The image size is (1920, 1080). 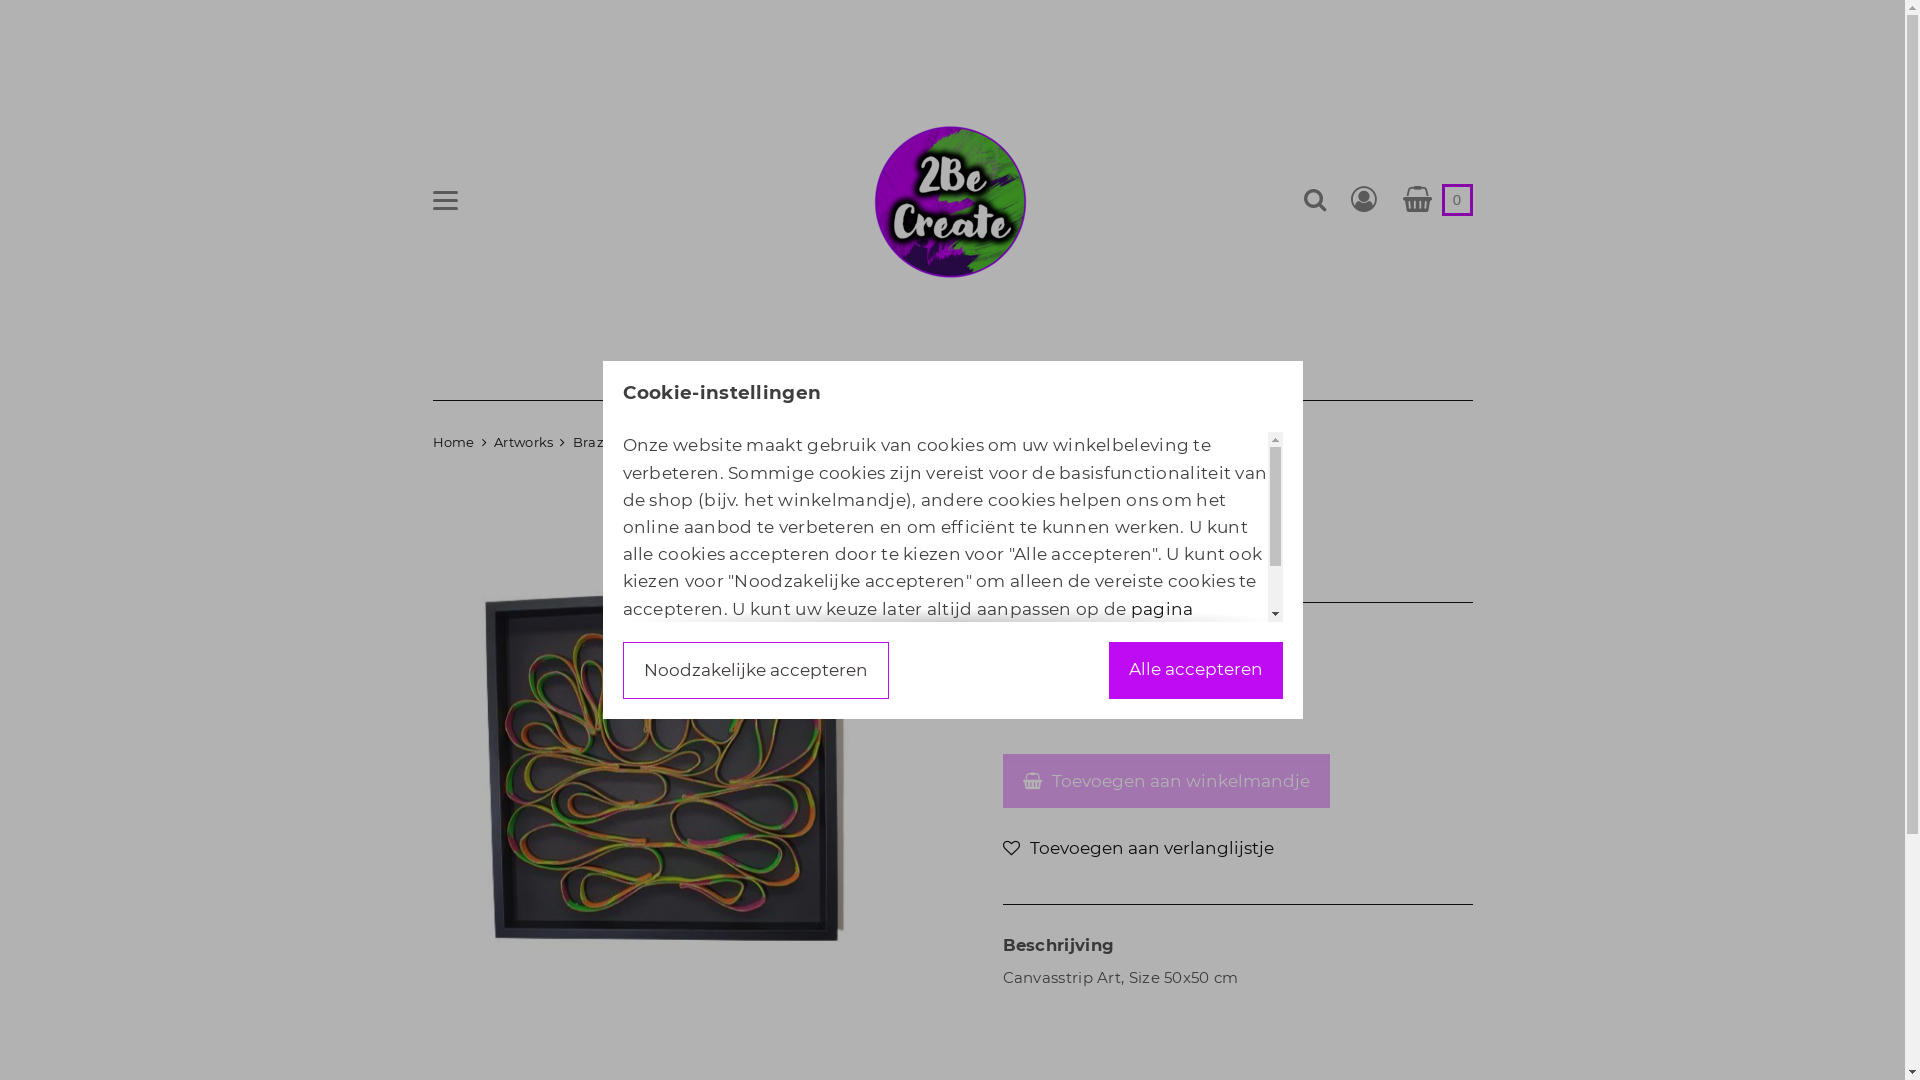 What do you see at coordinates (613, 441) in the screenshot?
I see `'Brazil (Sold)'` at bounding box center [613, 441].